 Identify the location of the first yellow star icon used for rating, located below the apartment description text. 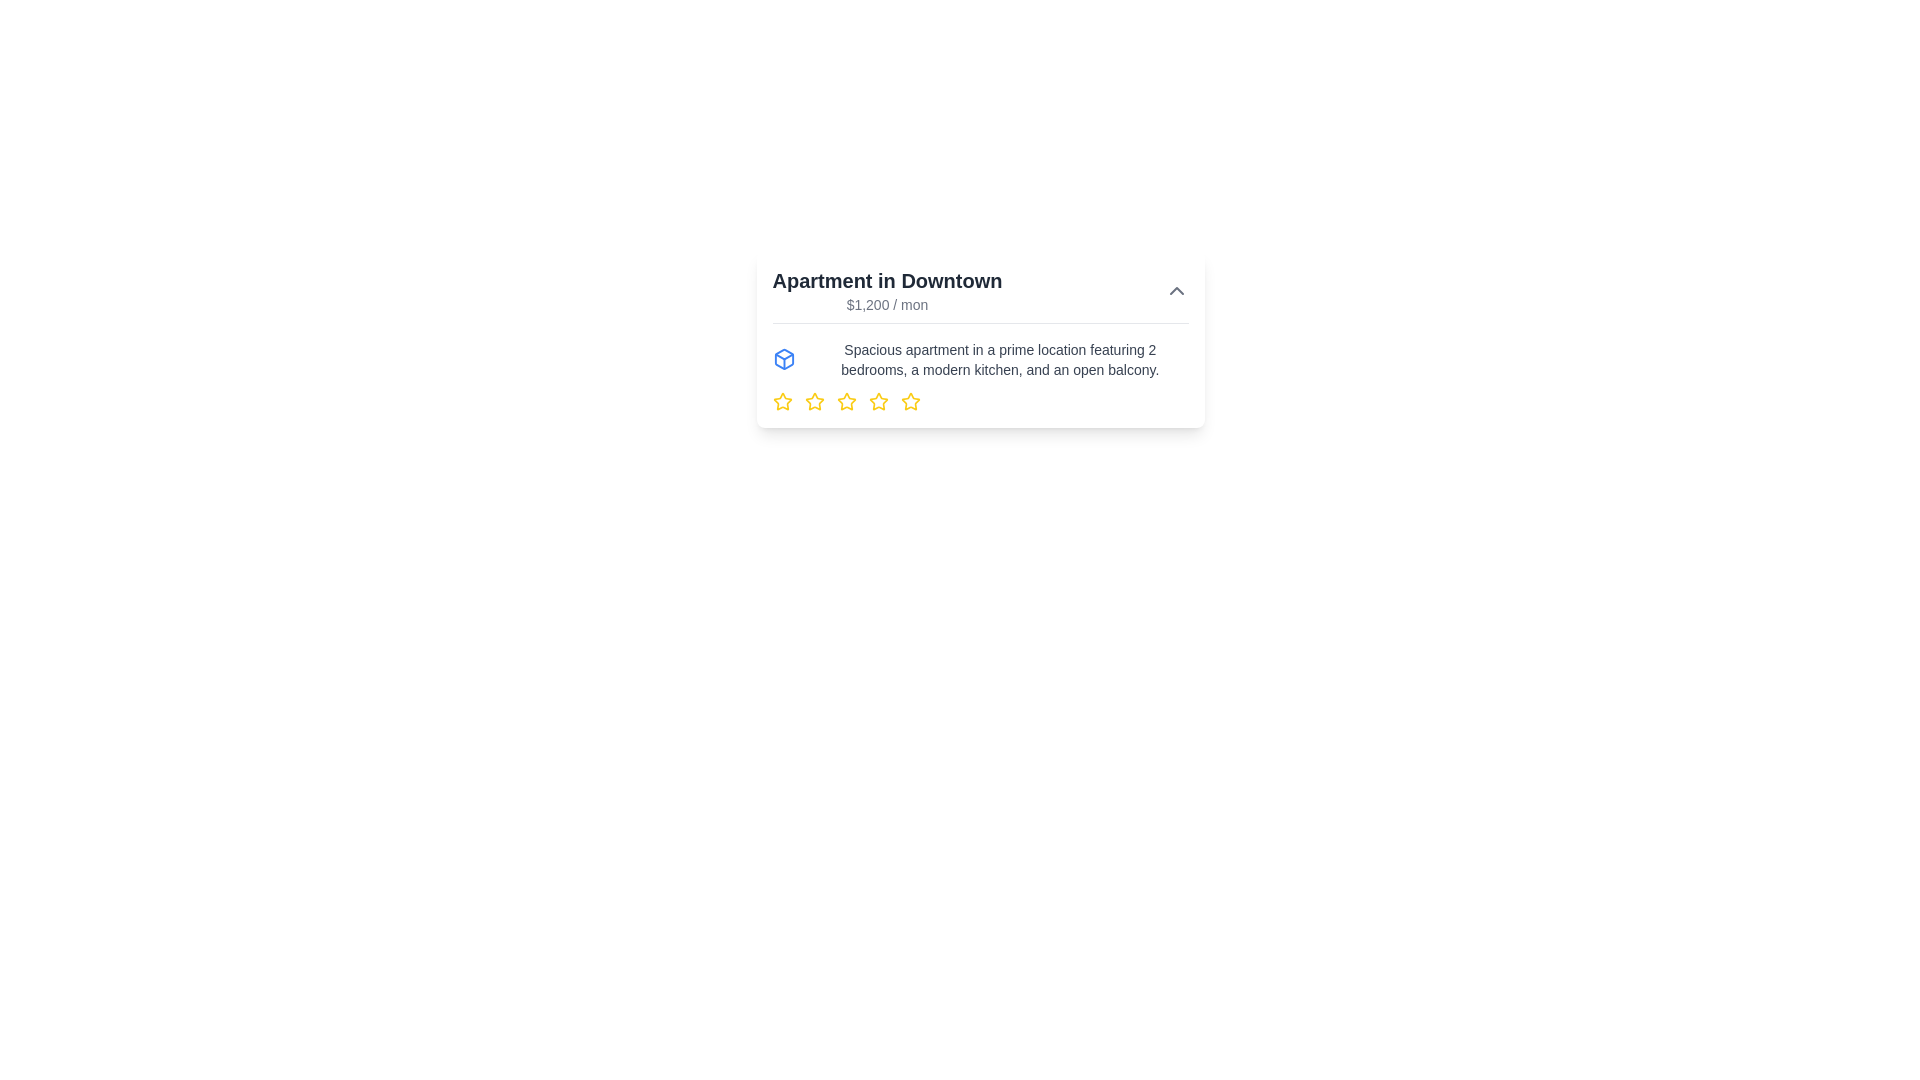
(781, 401).